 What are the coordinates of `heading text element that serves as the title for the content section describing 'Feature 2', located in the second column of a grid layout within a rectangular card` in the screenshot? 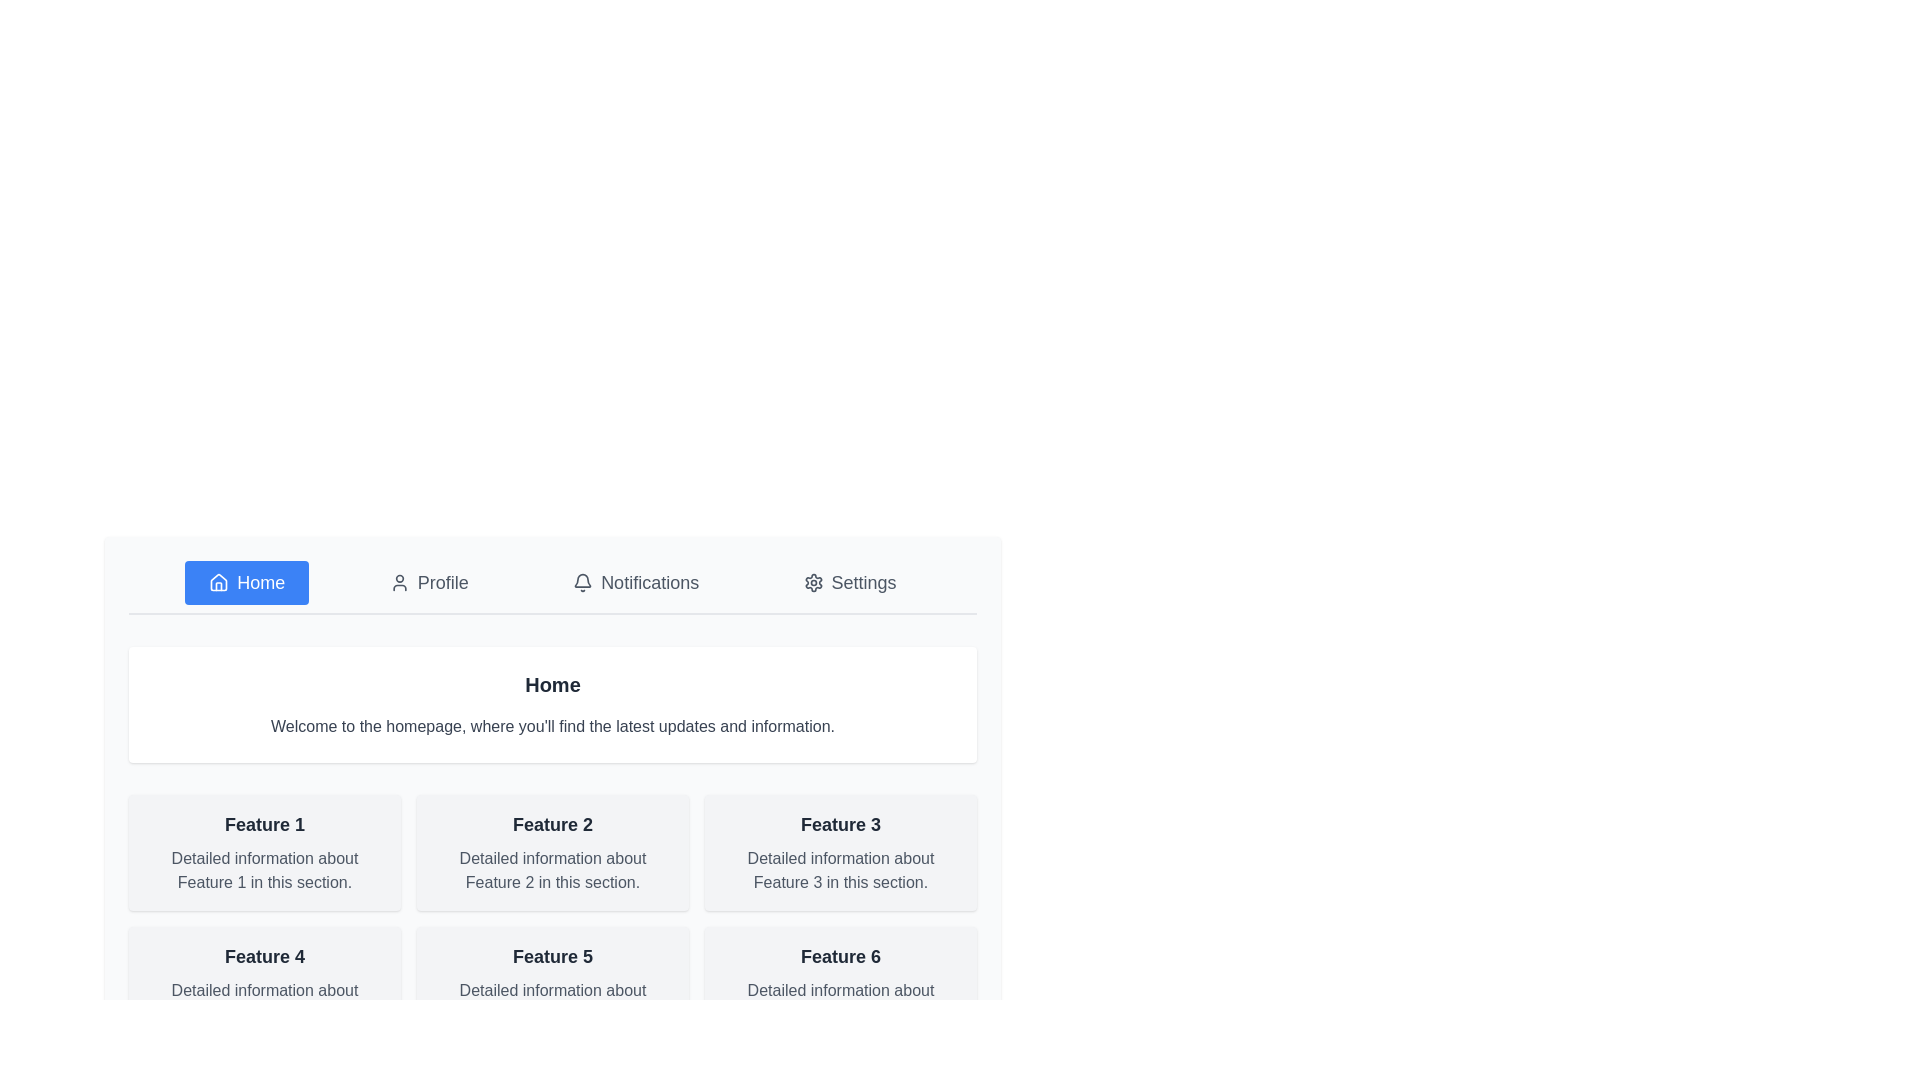 It's located at (552, 825).